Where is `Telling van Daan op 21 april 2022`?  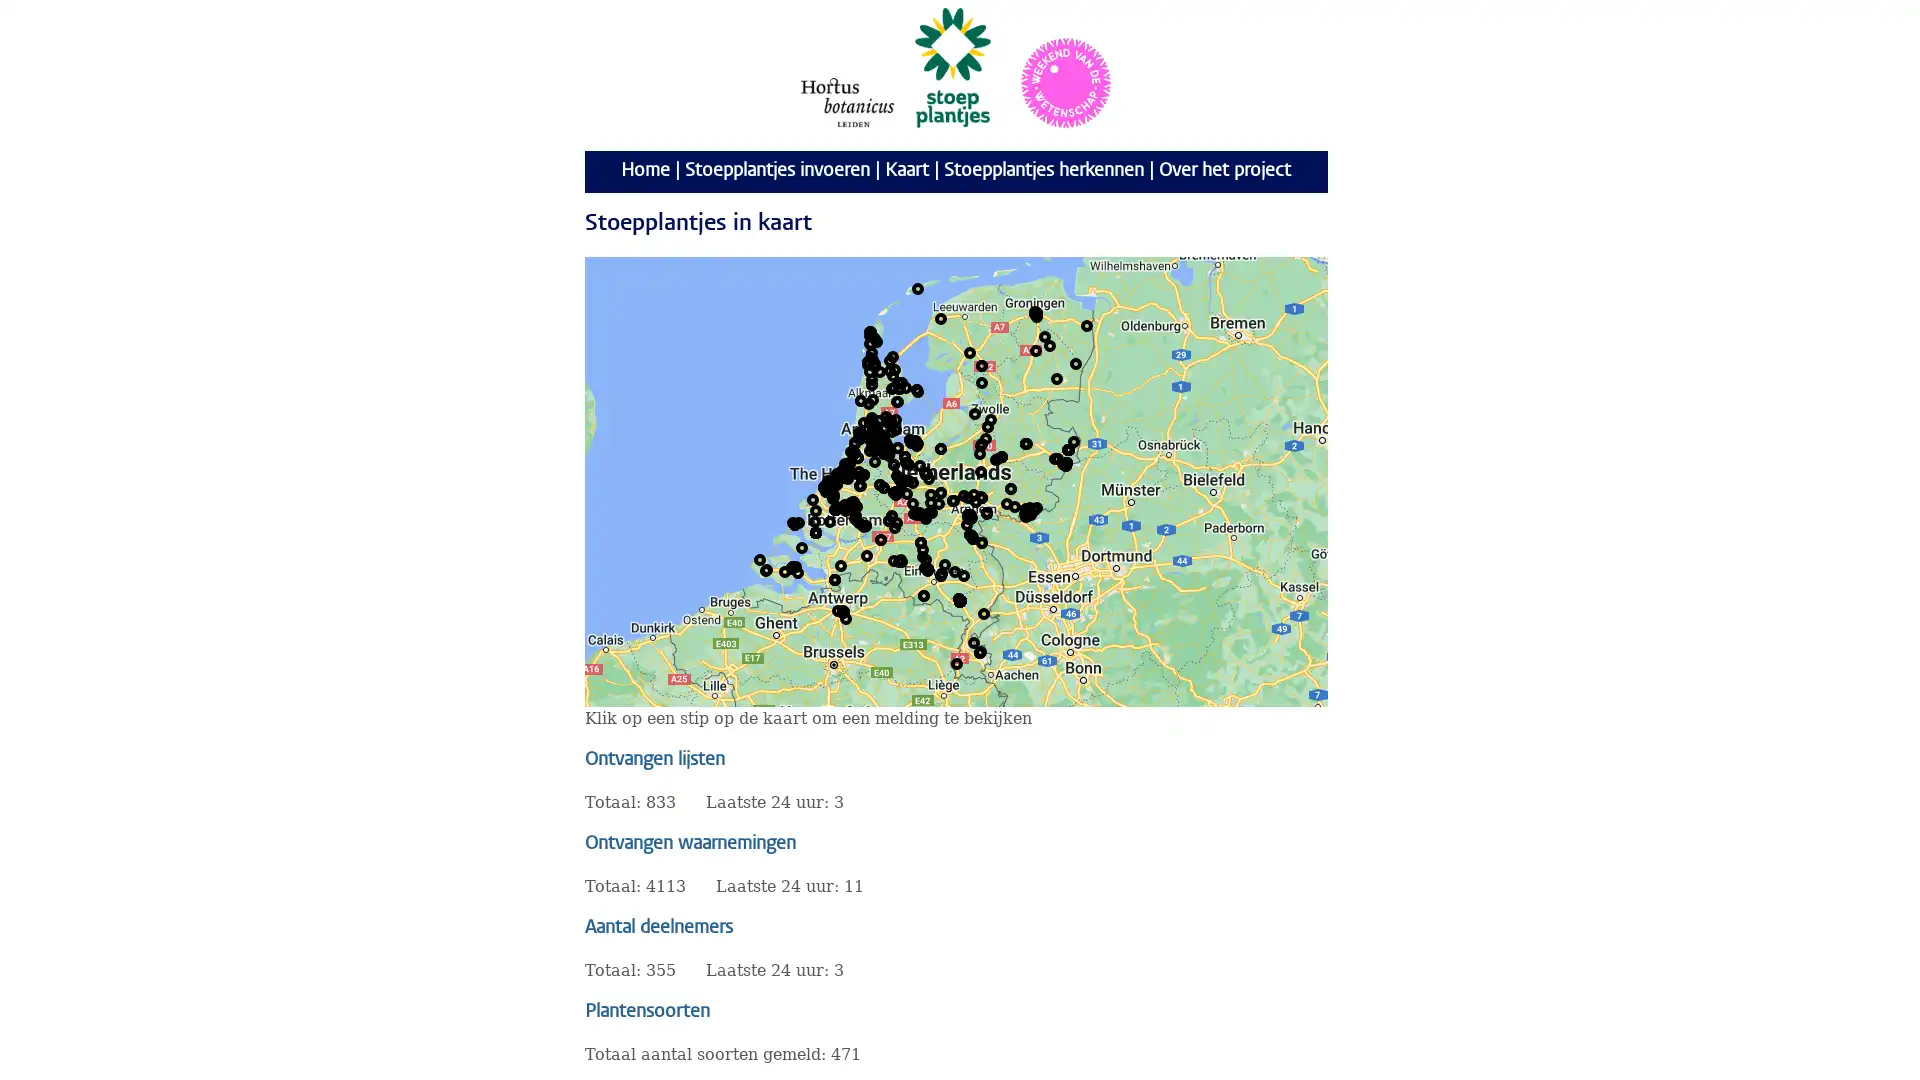 Telling van Daan op 21 april 2022 is located at coordinates (882, 439).